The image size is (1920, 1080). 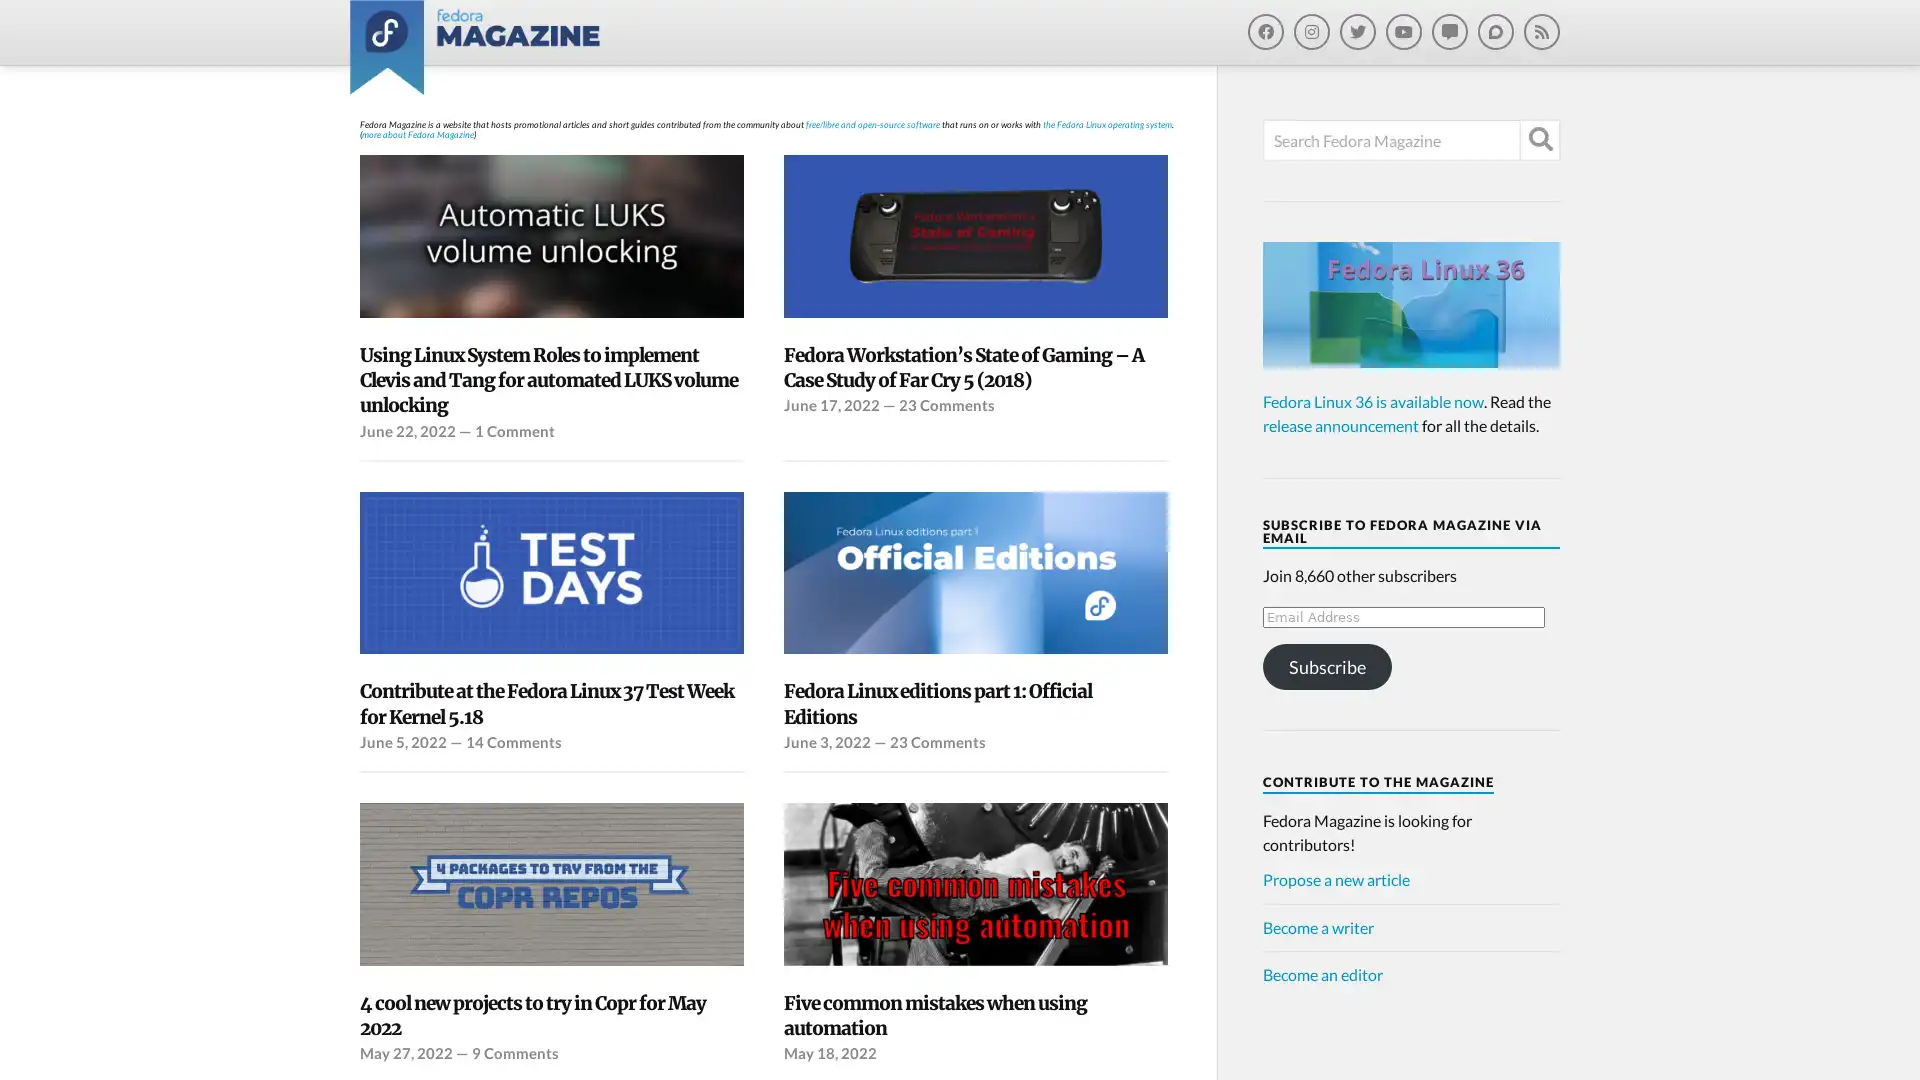 What do you see at coordinates (1326, 667) in the screenshot?
I see `Subscribe` at bounding box center [1326, 667].